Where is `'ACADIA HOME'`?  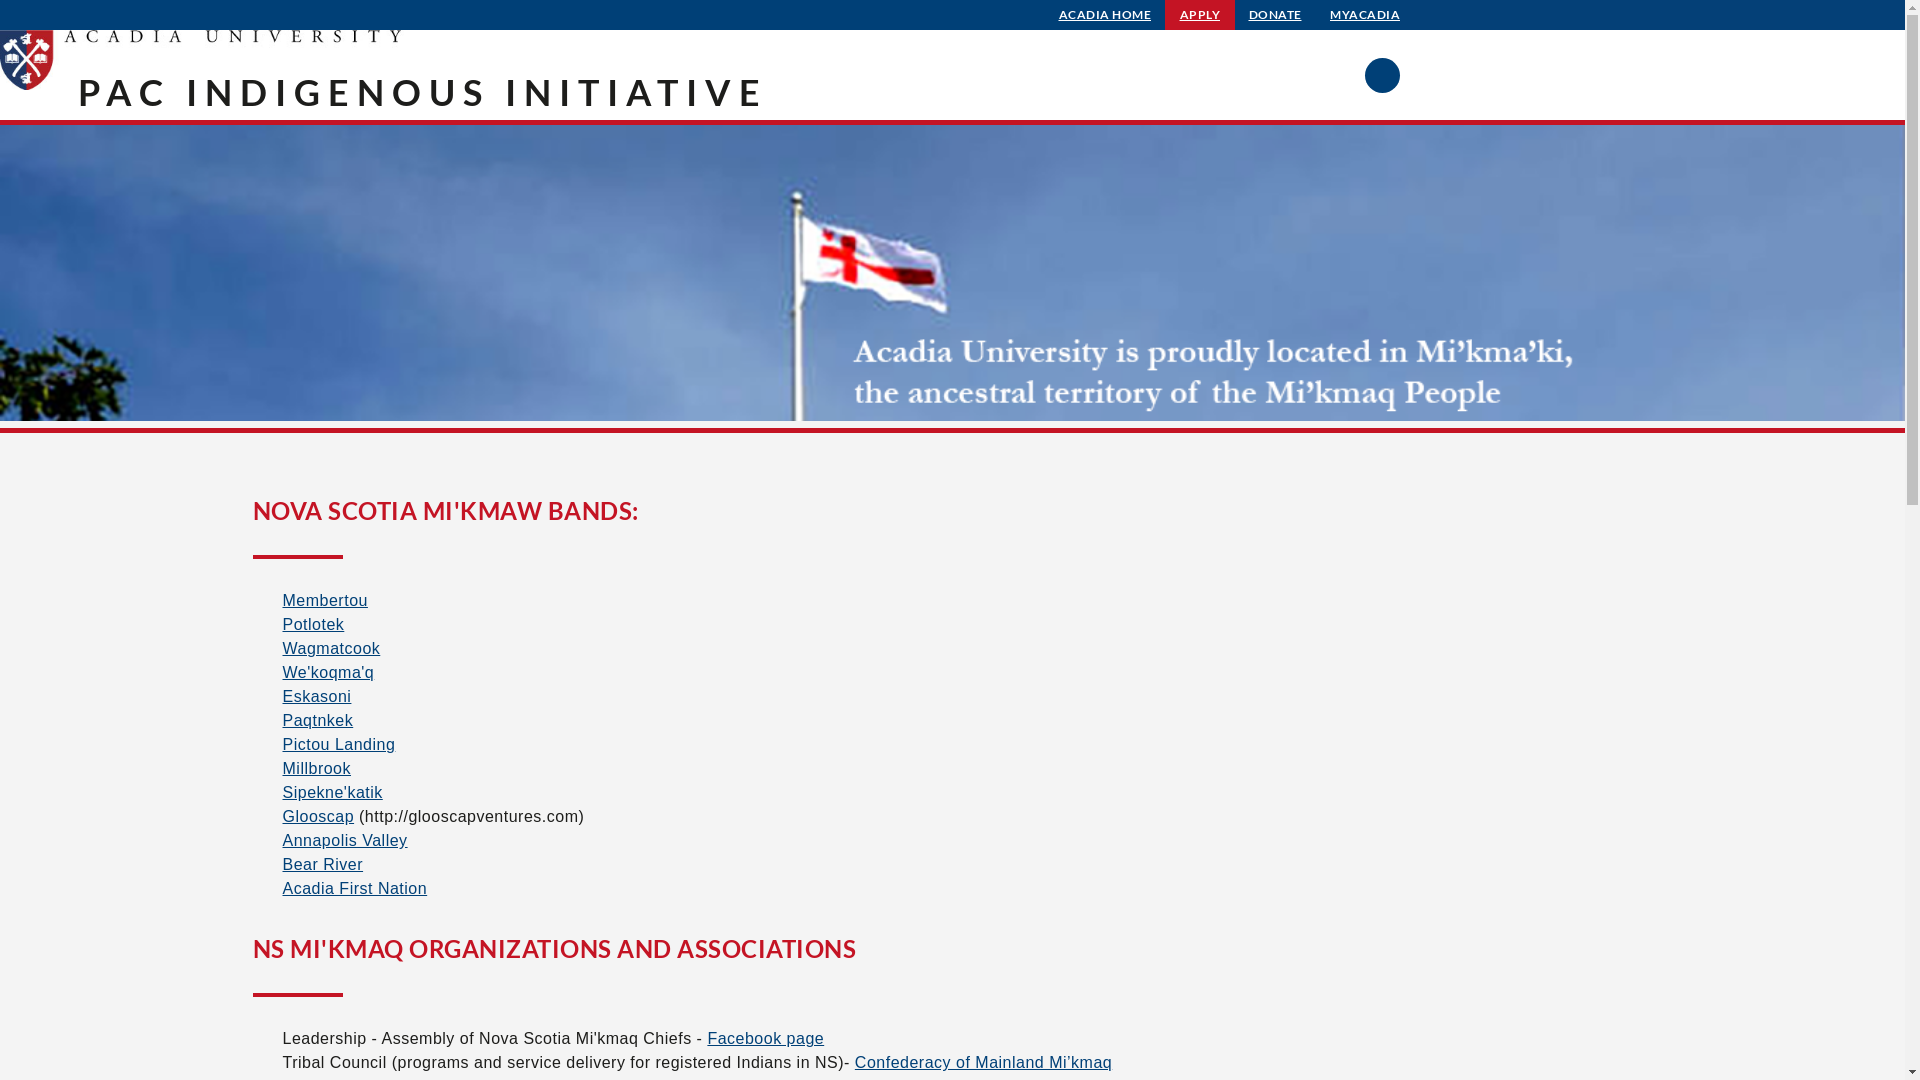
'ACADIA HOME' is located at coordinates (1104, 15).